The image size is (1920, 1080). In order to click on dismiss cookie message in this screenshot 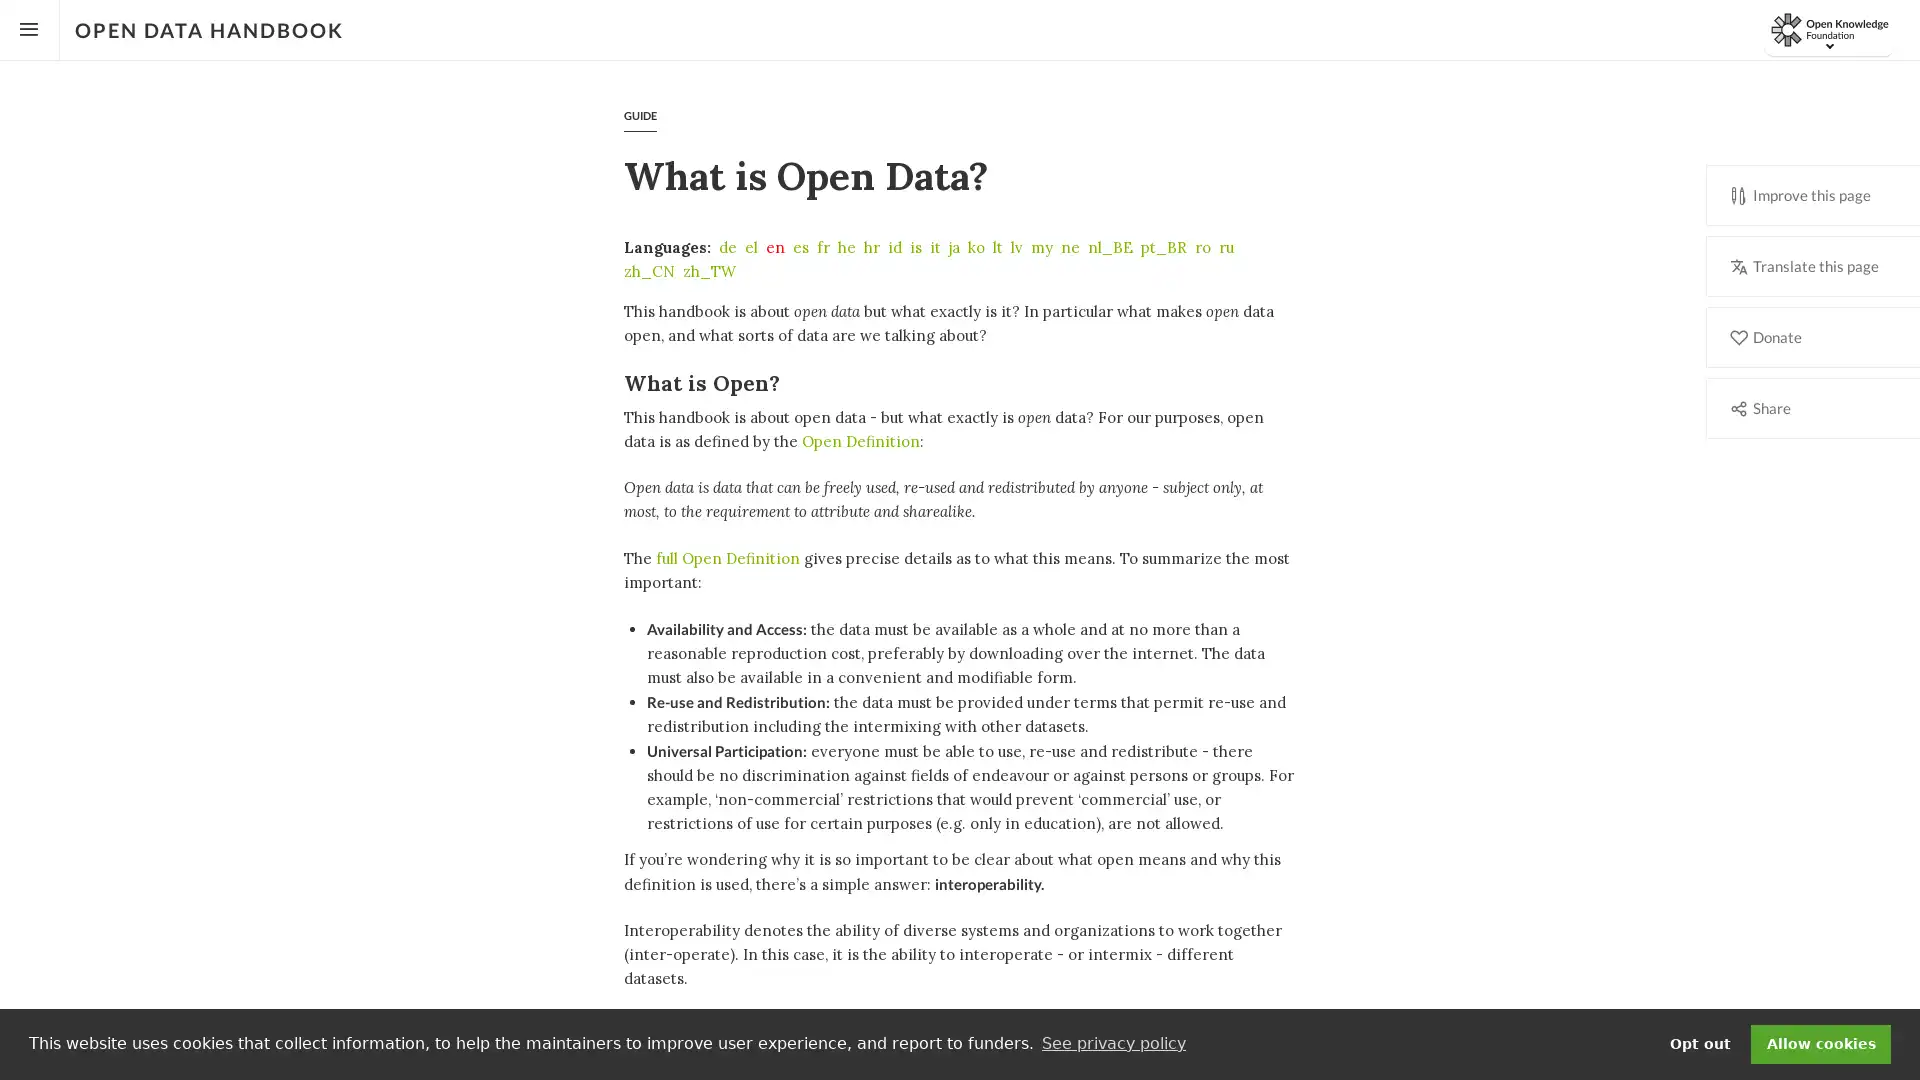, I will do `click(1820, 1043)`.